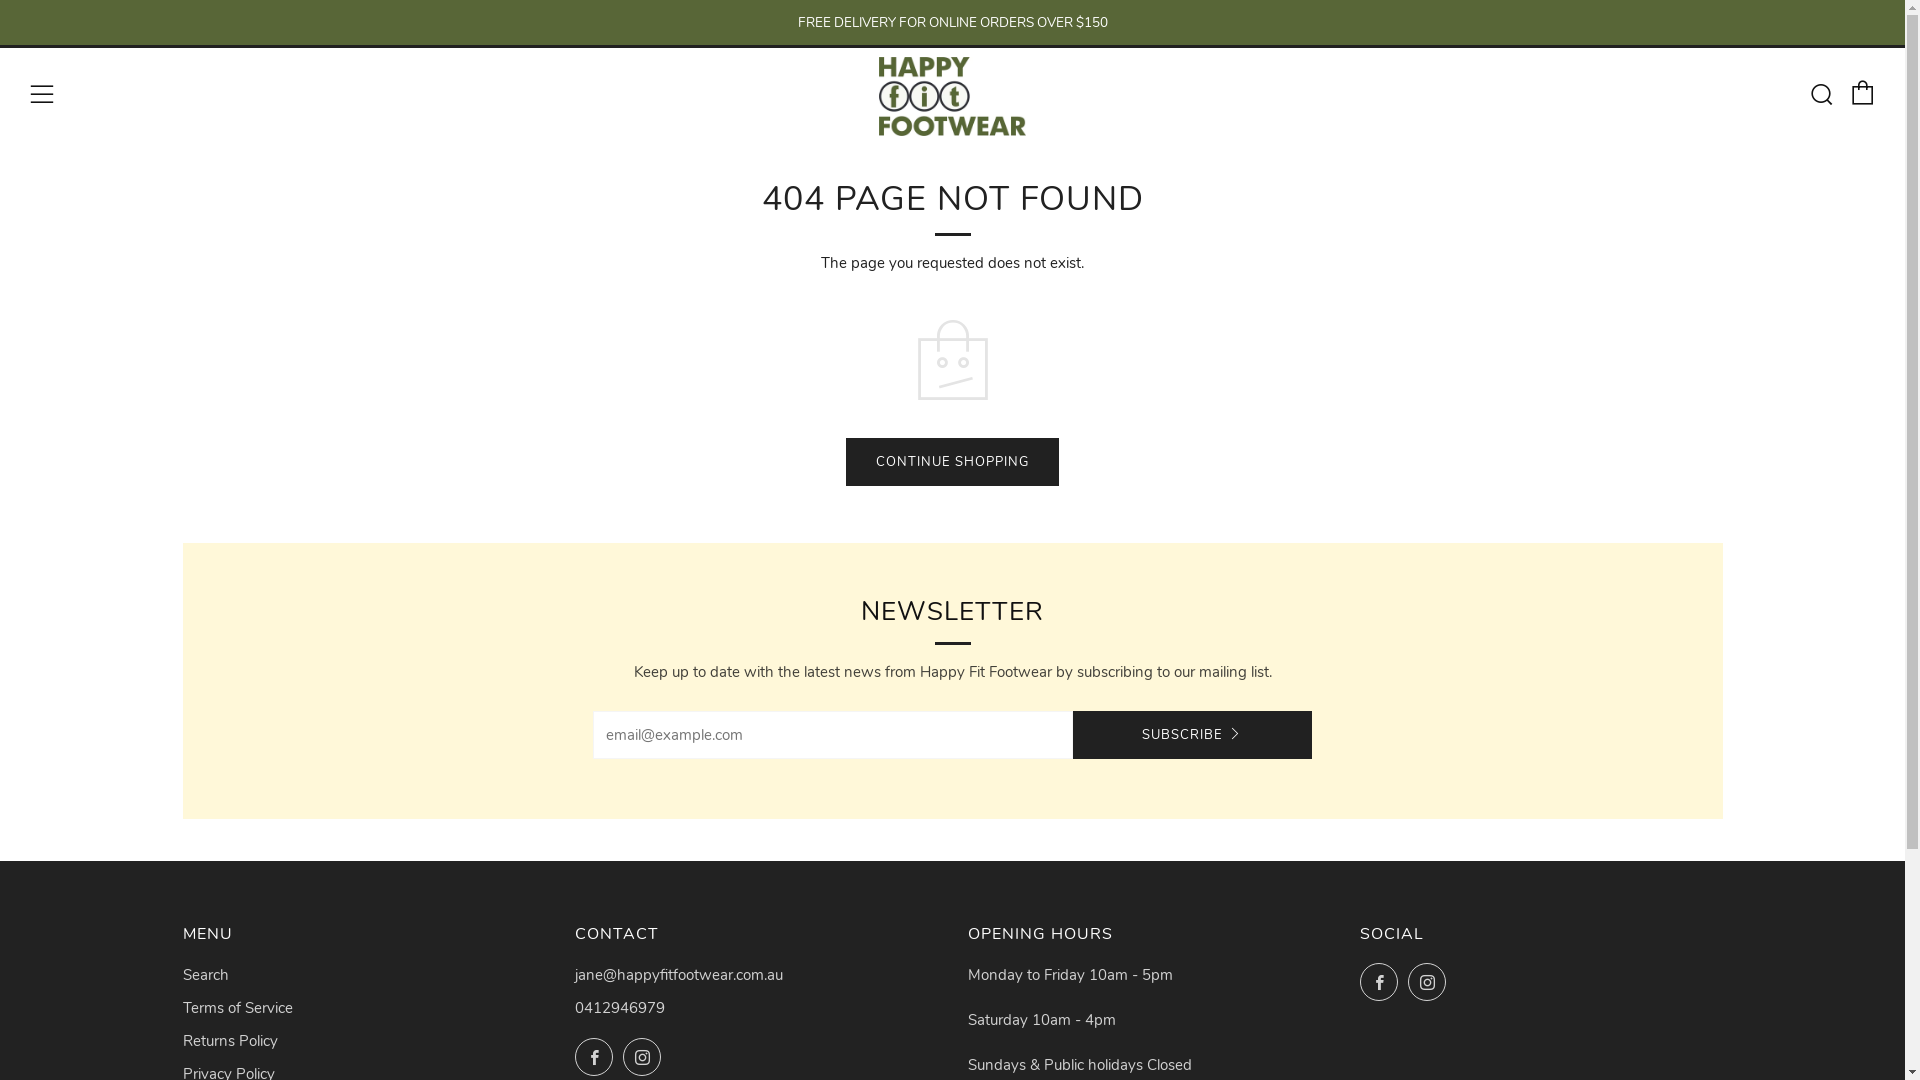  What do you see at coordinates (618, 1007) in the screenshot?
I see `'0412946979'` at bounding box center [618, 1007].